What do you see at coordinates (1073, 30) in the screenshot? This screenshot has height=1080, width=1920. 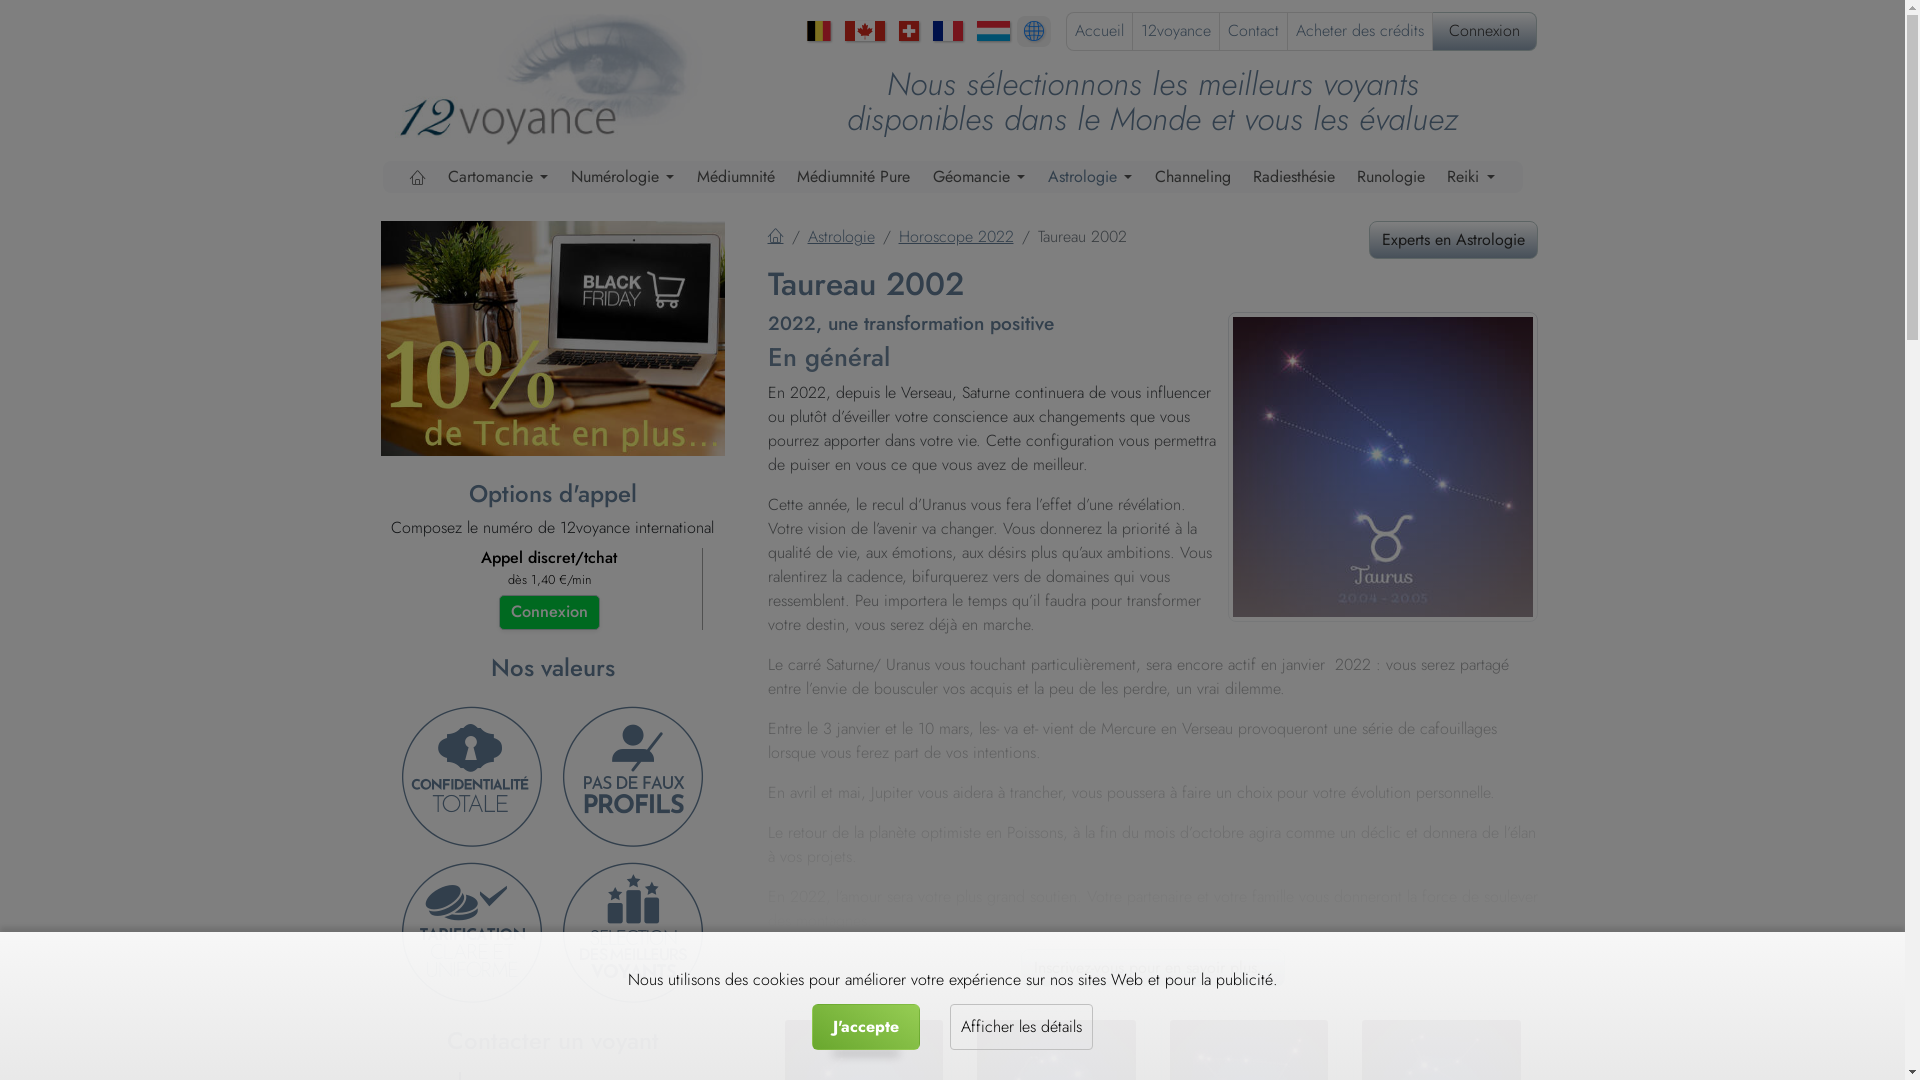 I see `'Accueil'` at bounding box center [1073, 30].